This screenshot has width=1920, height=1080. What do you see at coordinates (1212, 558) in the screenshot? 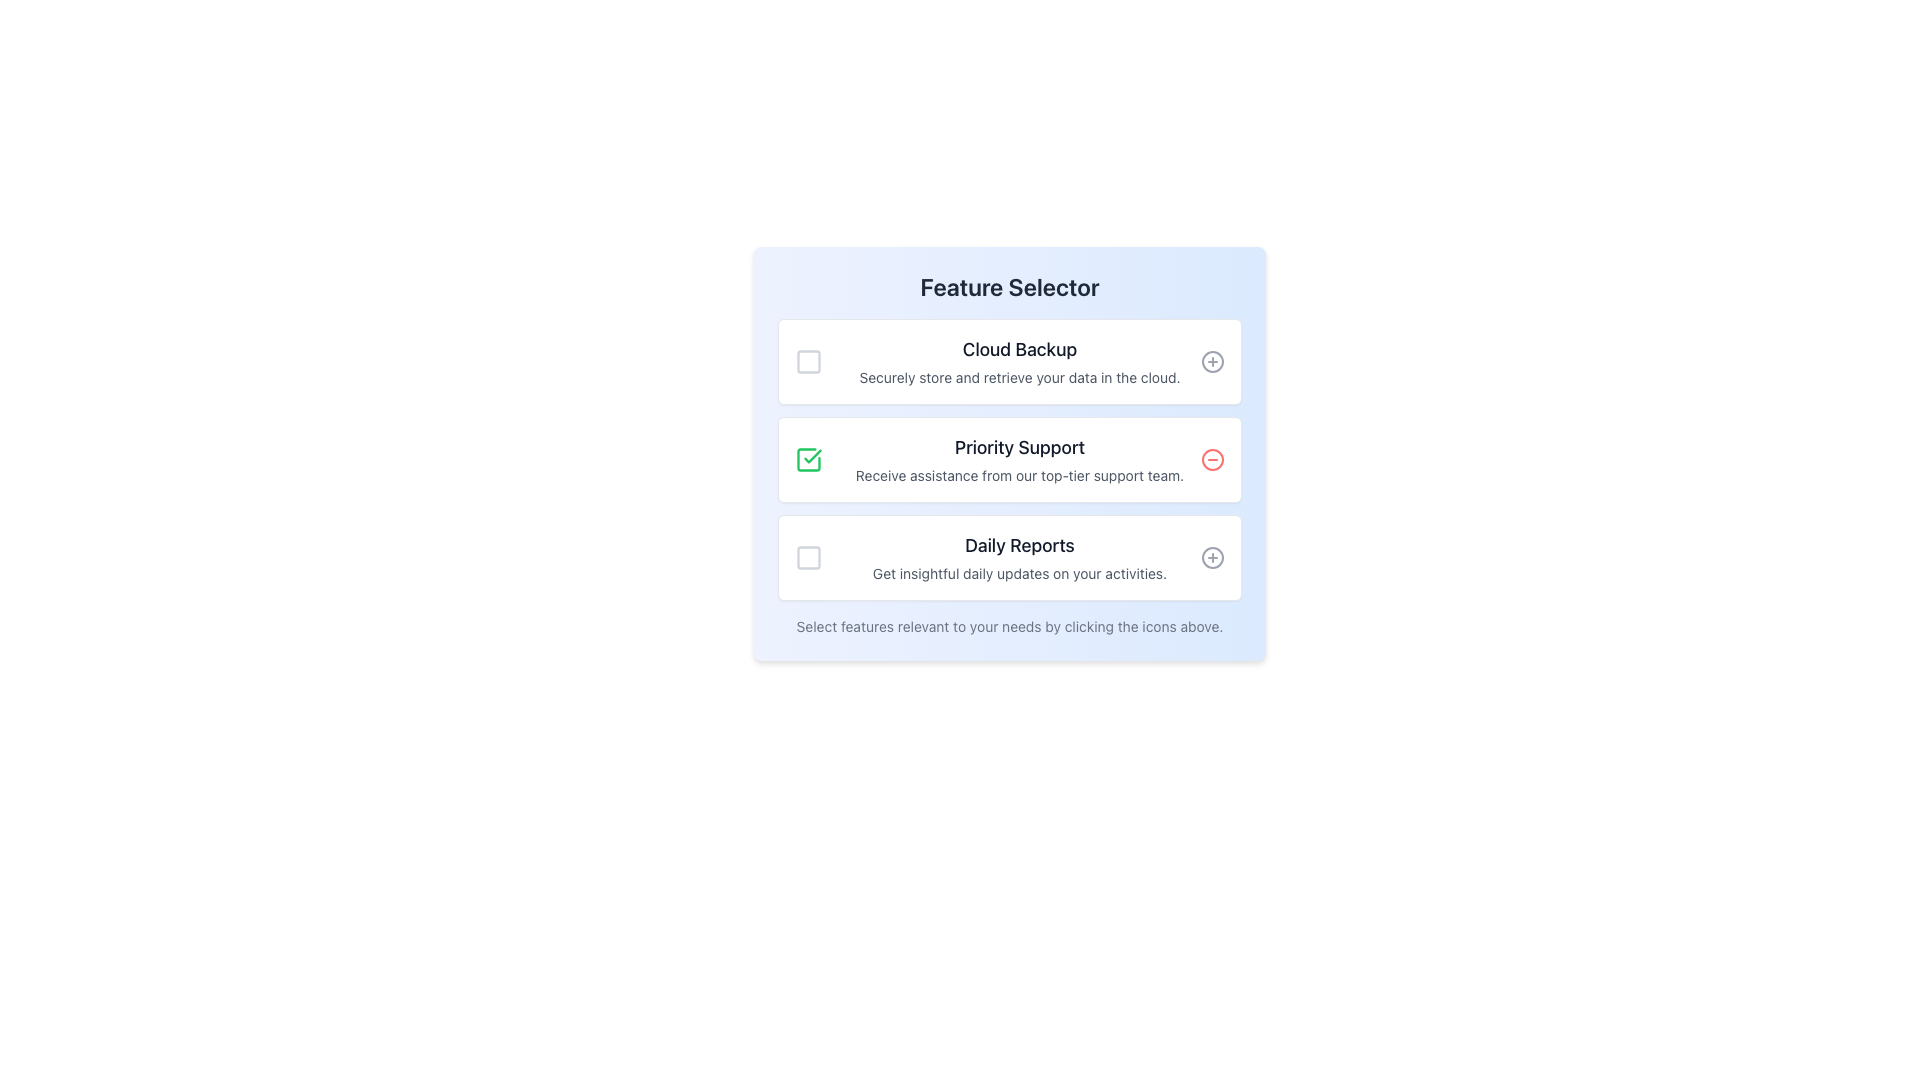
I see `the circular plus sign button located on the far right side of the 'Daily Reports' panel` at bounding box center [1212, 558].